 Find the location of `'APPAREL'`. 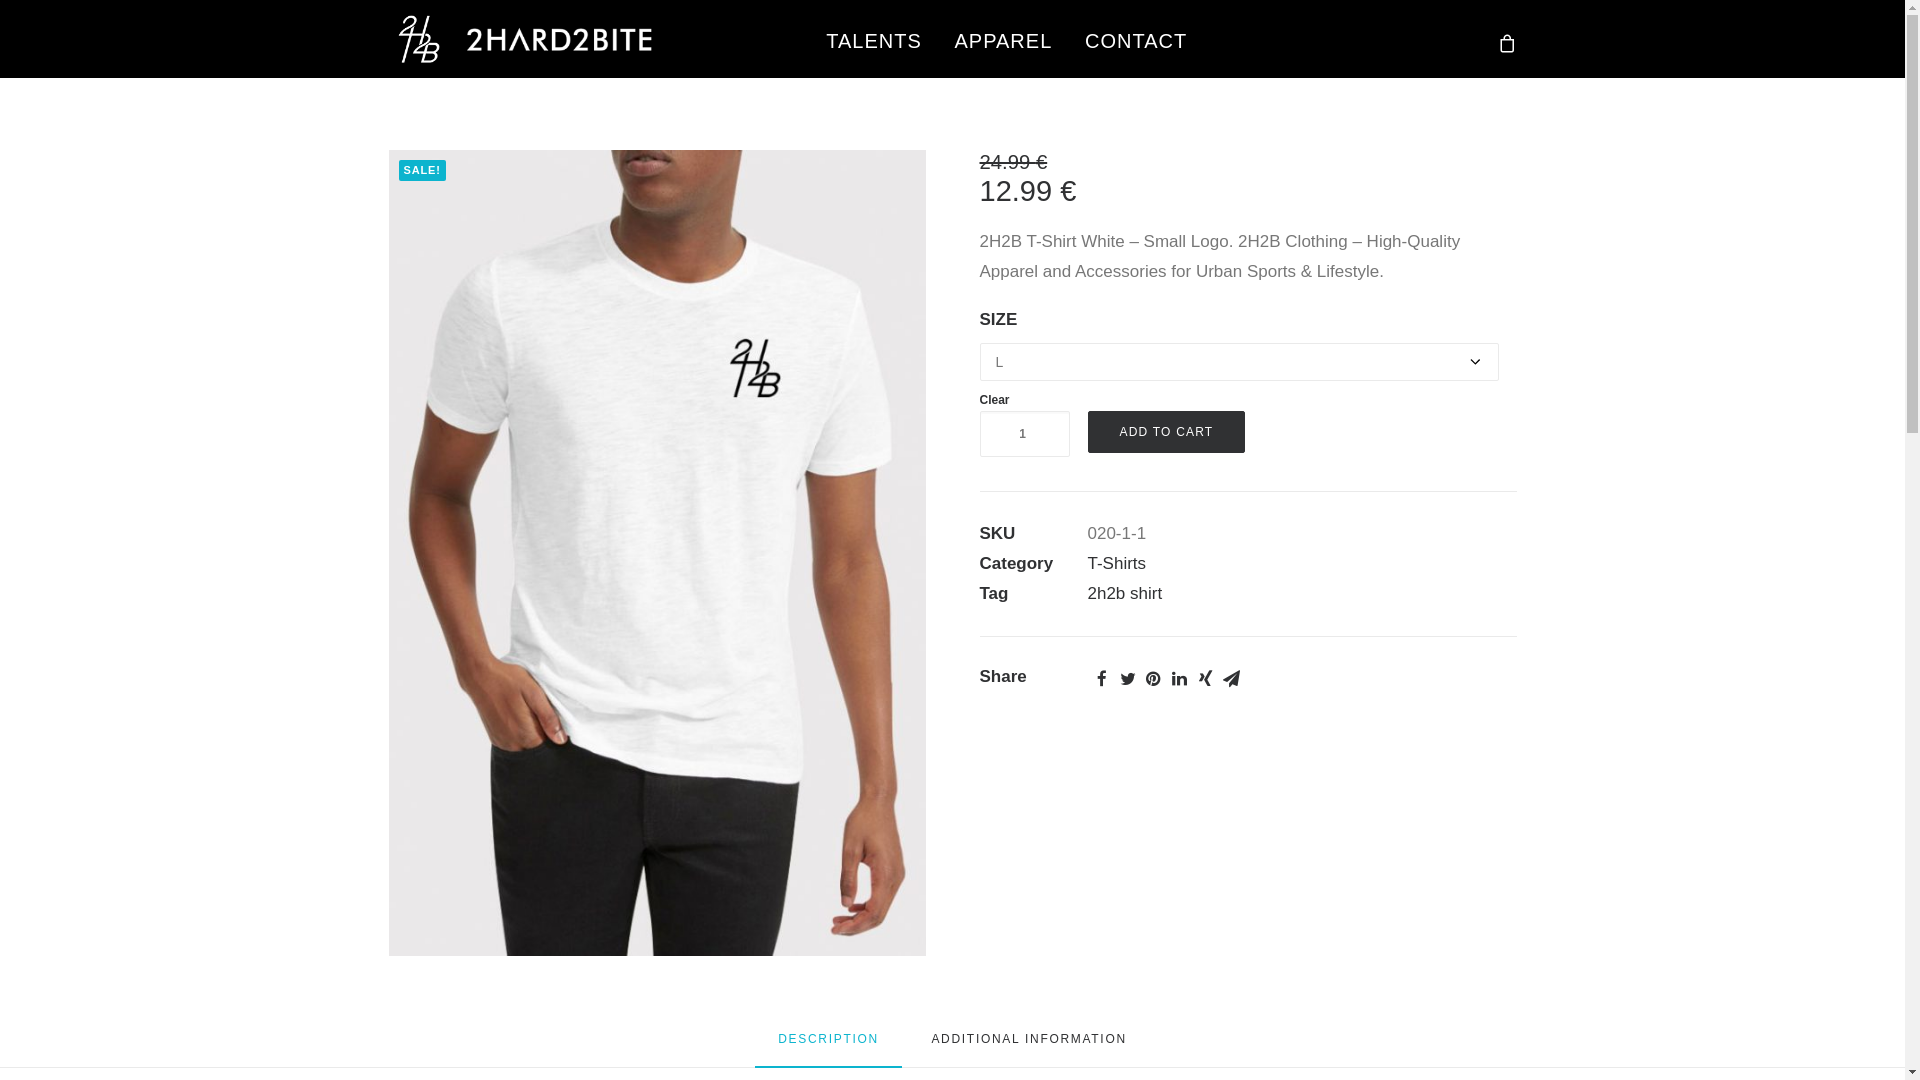

'APPAREL' is located at coordinates (1003, 38).